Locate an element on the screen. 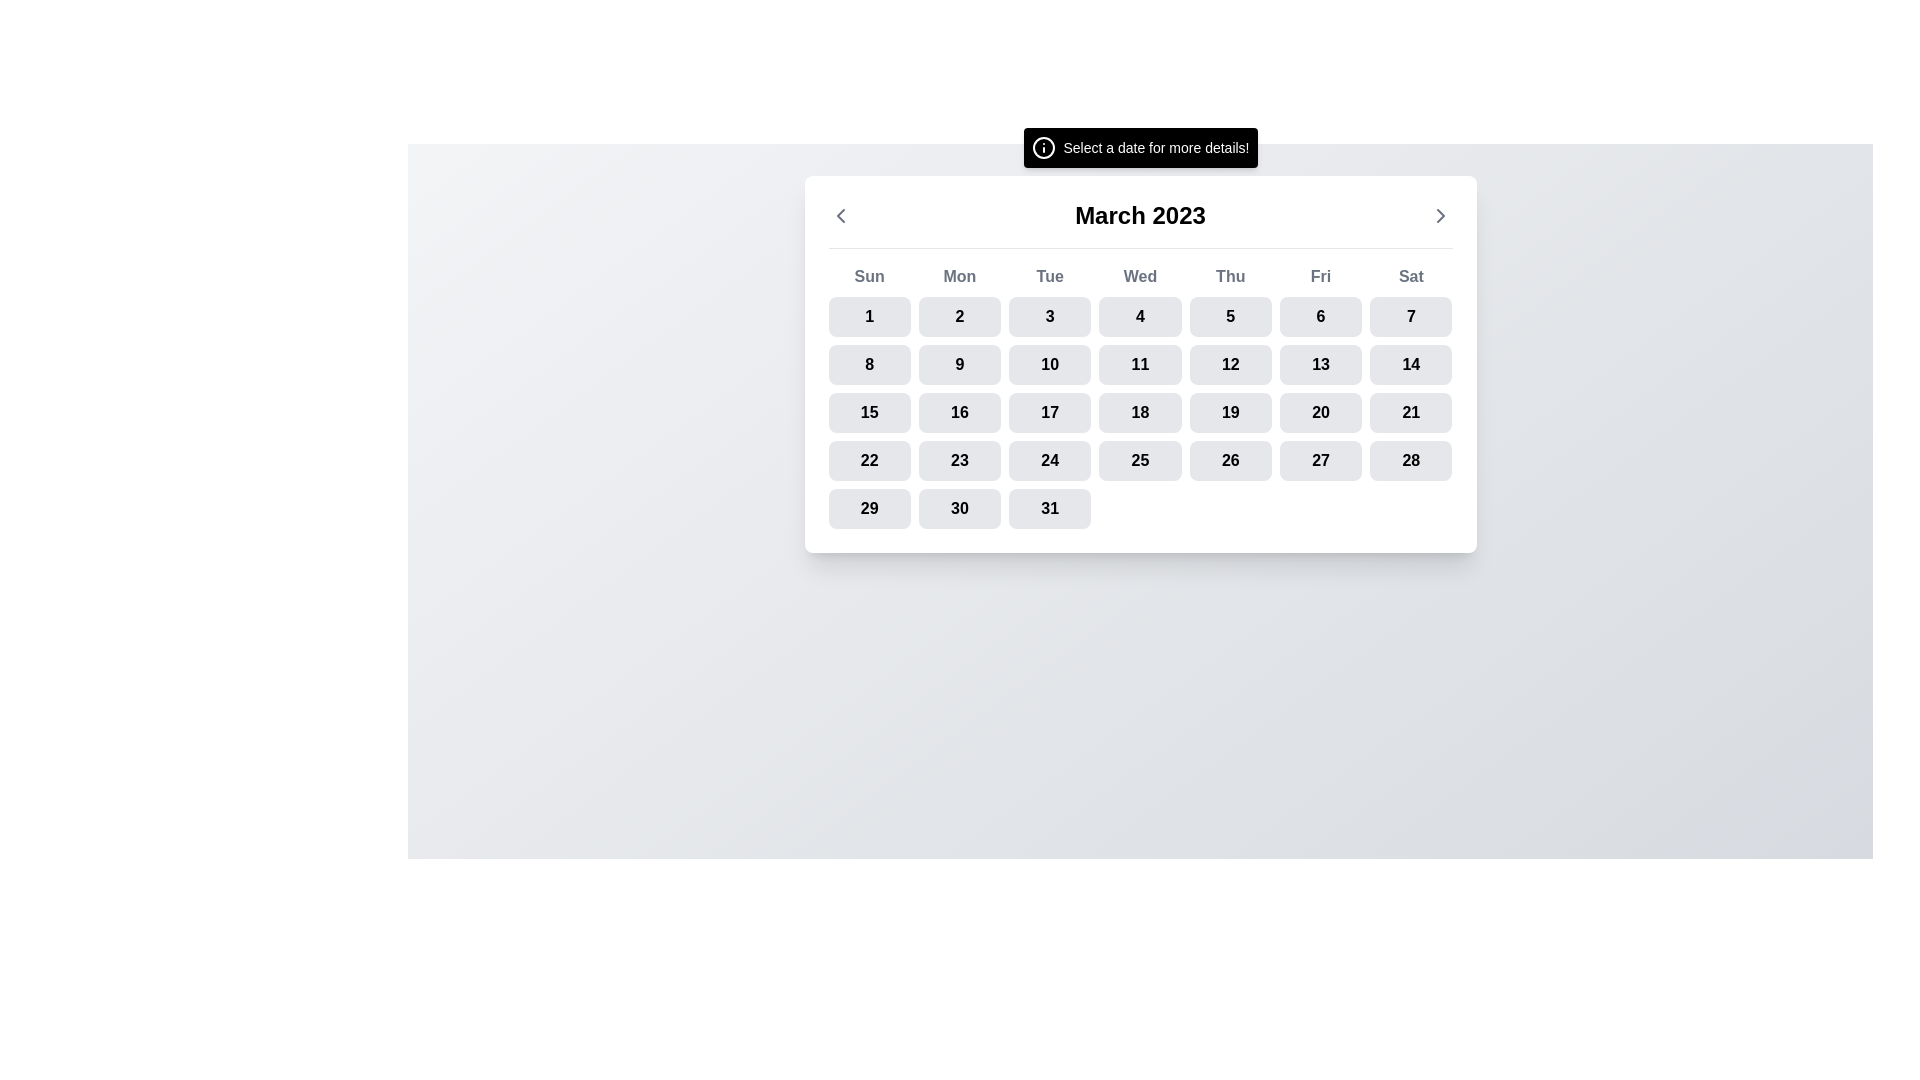 The height and width of the screenshot is (1080, 1920). the square button labeled '16' in the calendar grid is located at coordinates (960, 411).